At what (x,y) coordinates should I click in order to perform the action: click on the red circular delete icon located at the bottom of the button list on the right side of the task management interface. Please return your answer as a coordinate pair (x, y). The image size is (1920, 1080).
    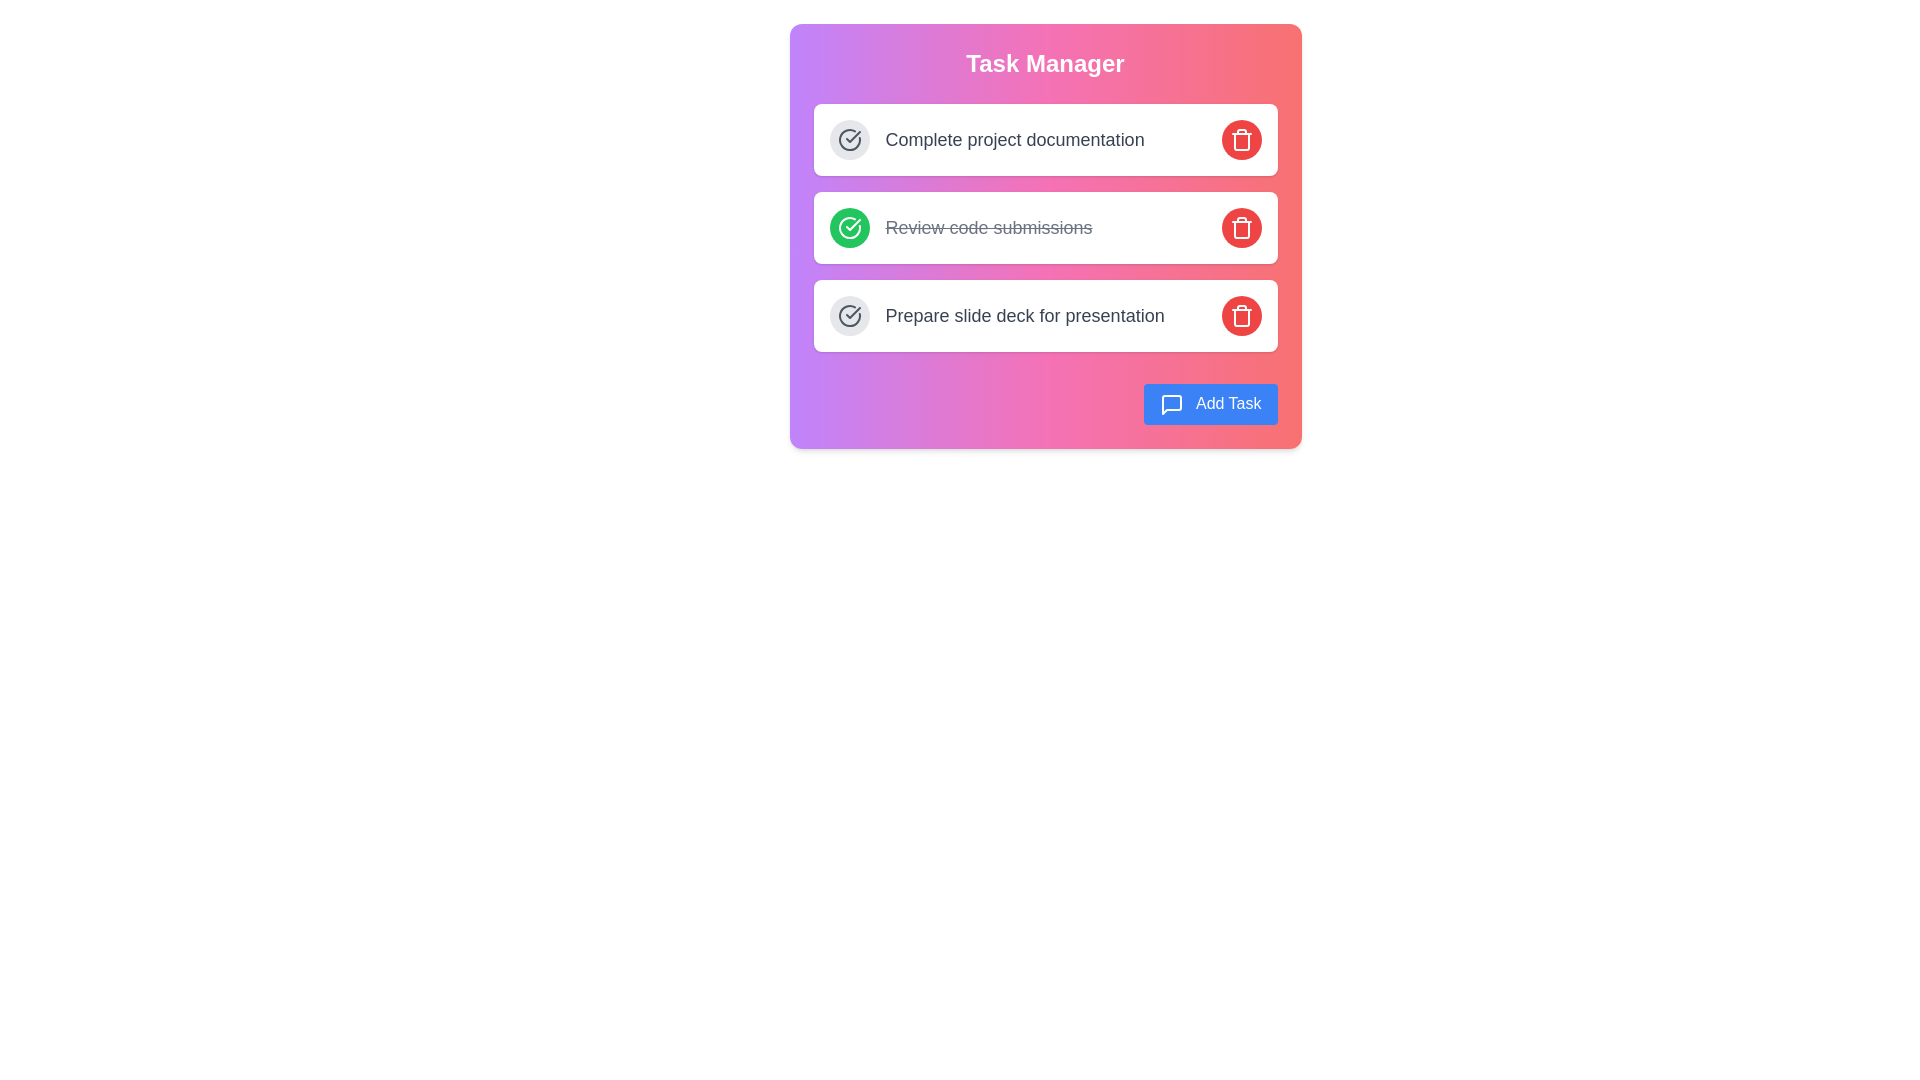
    Looking at the image, I should click on (1240, 315).